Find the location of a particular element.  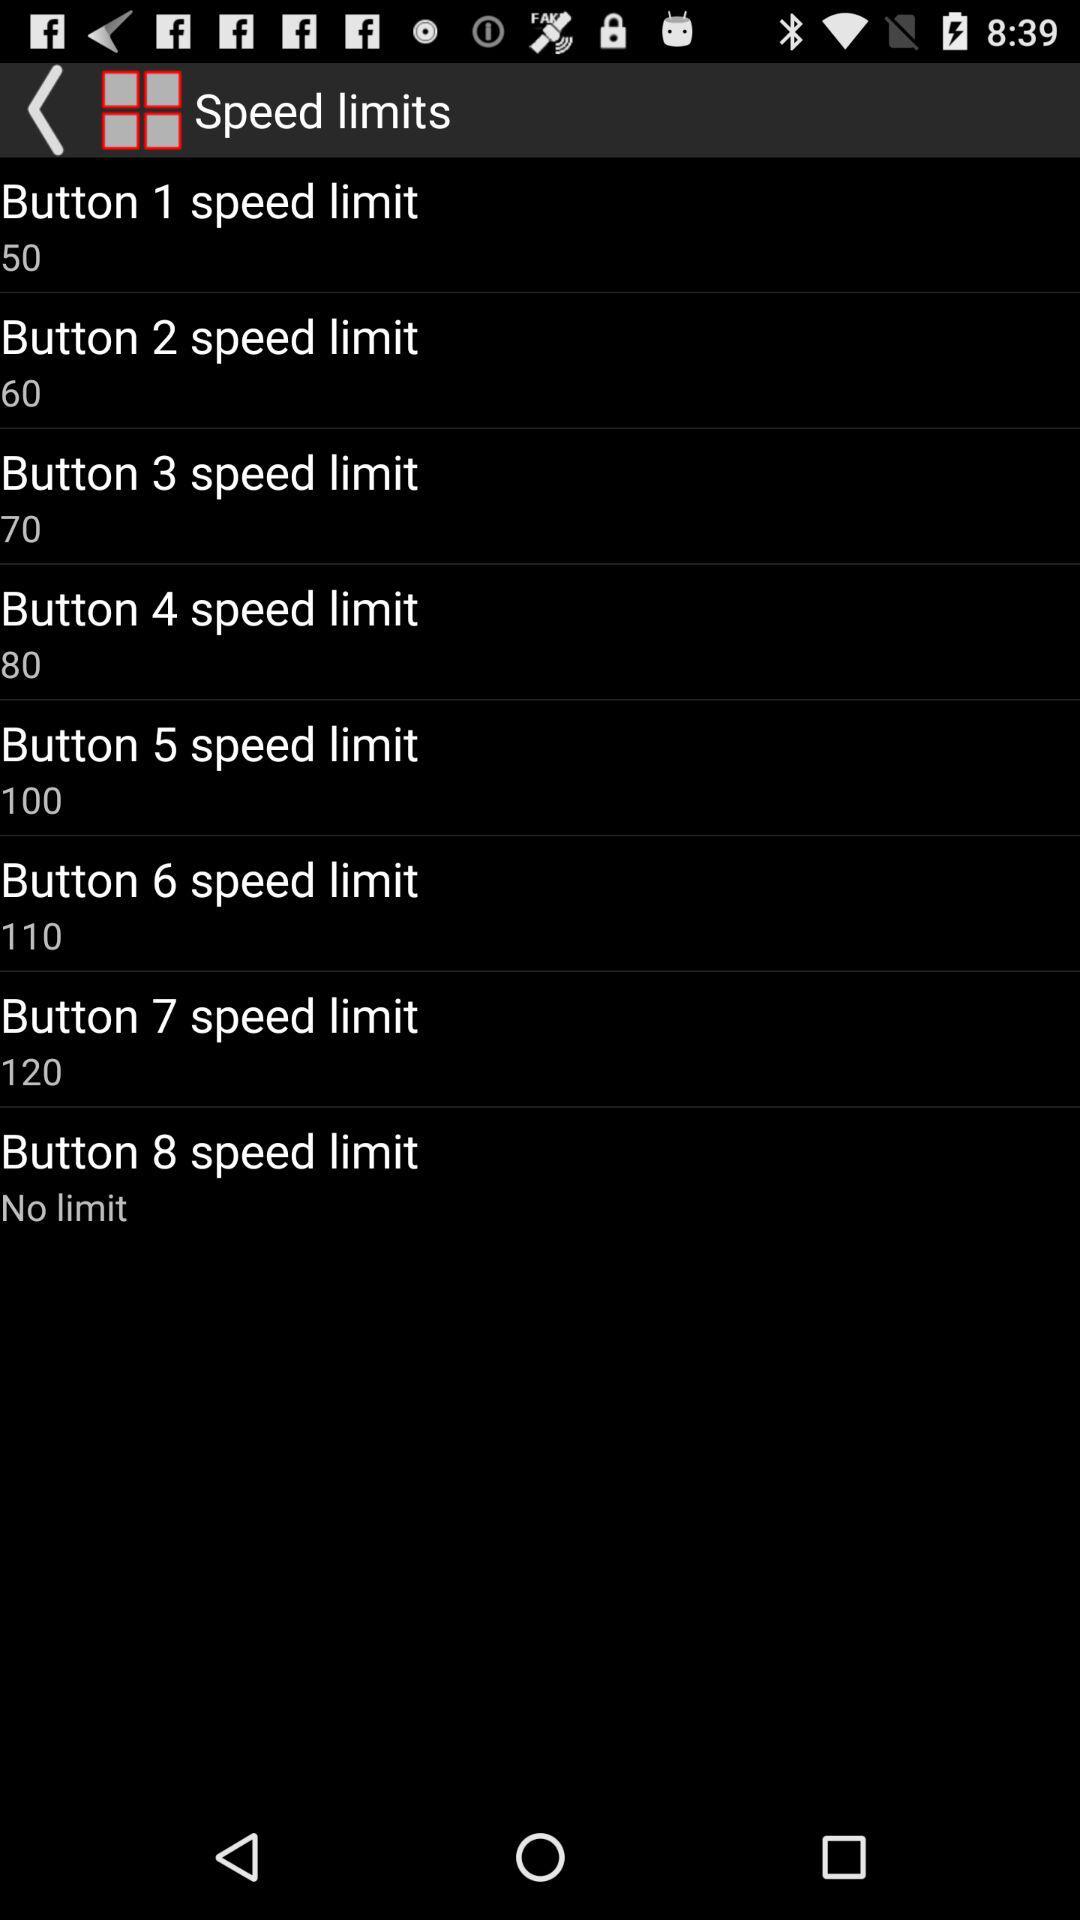

the app above the button 3 speed app is located at coordinates (20, 392).